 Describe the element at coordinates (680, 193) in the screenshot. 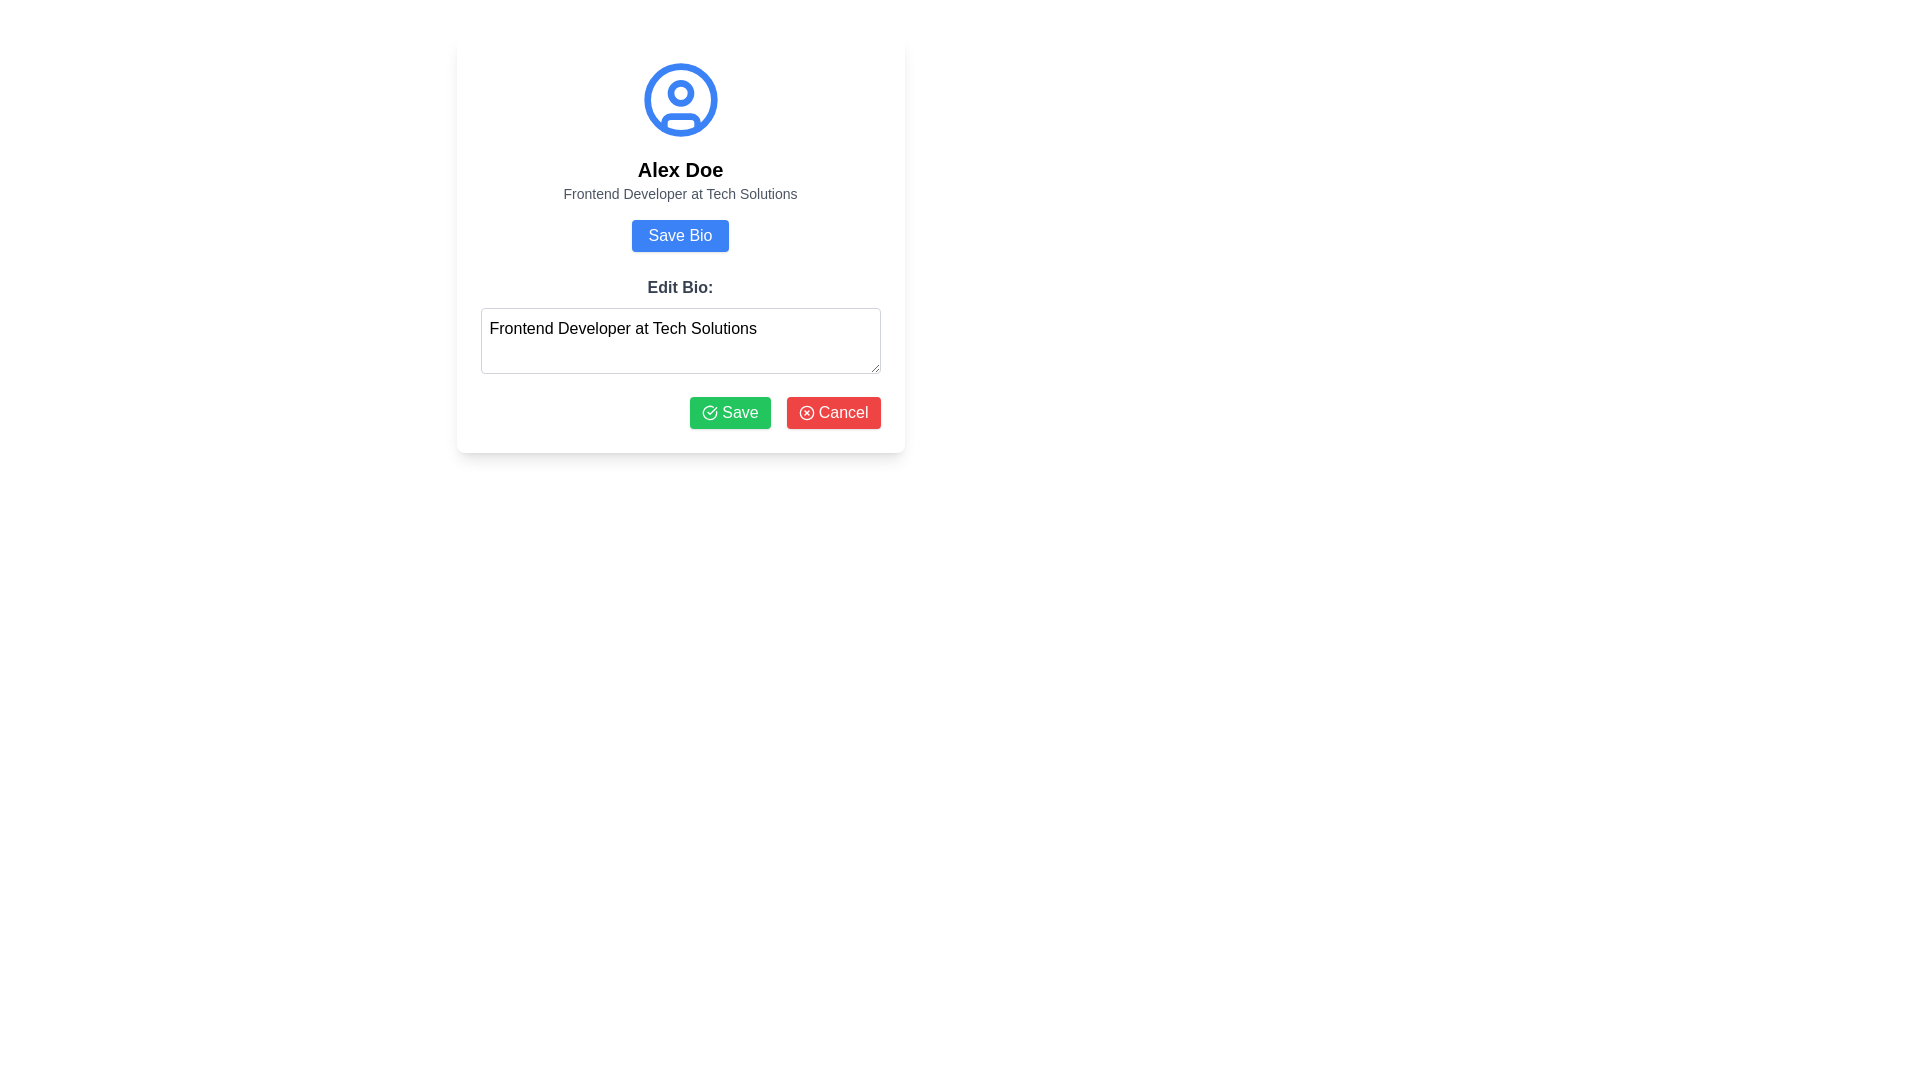

I see `the static text display indicating the professional title and workplace of the individual, located below the name 'Alex Doe'` at that location.